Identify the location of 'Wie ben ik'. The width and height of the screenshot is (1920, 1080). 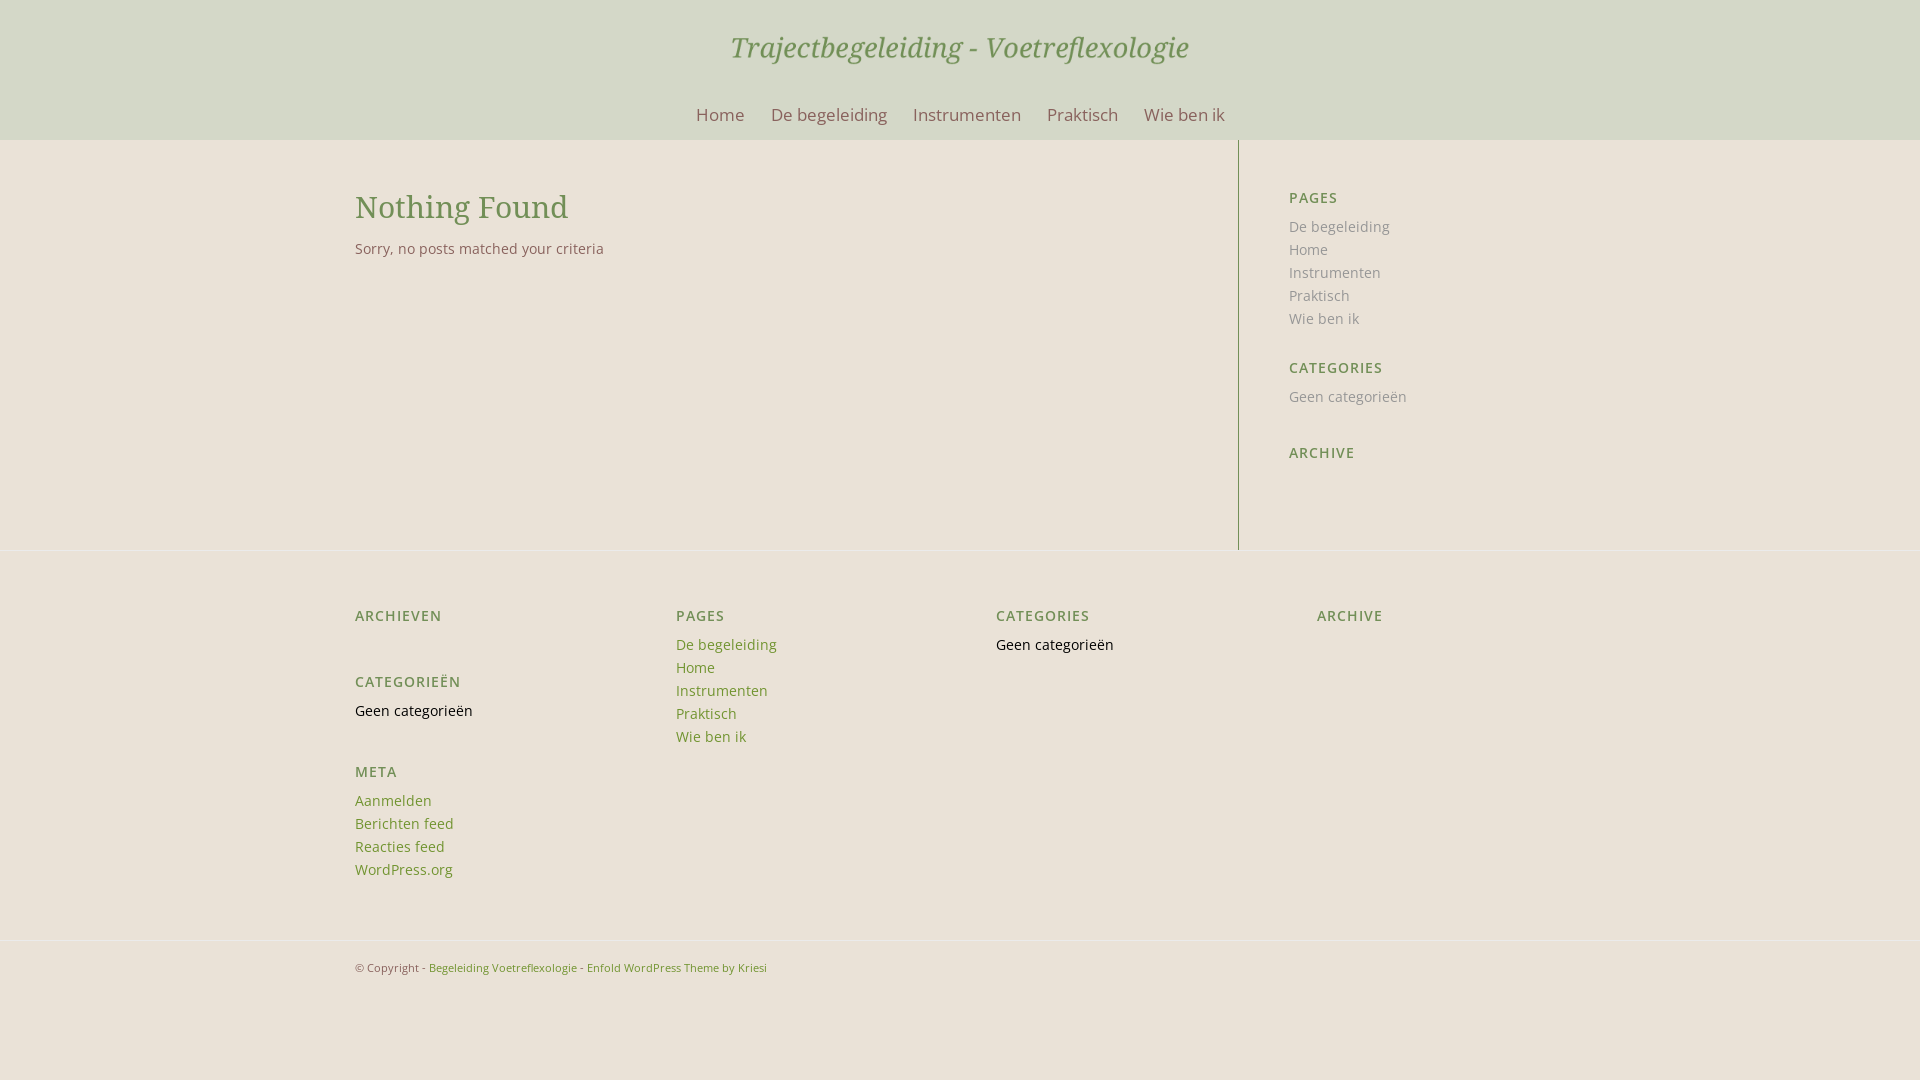
(1183, 115).